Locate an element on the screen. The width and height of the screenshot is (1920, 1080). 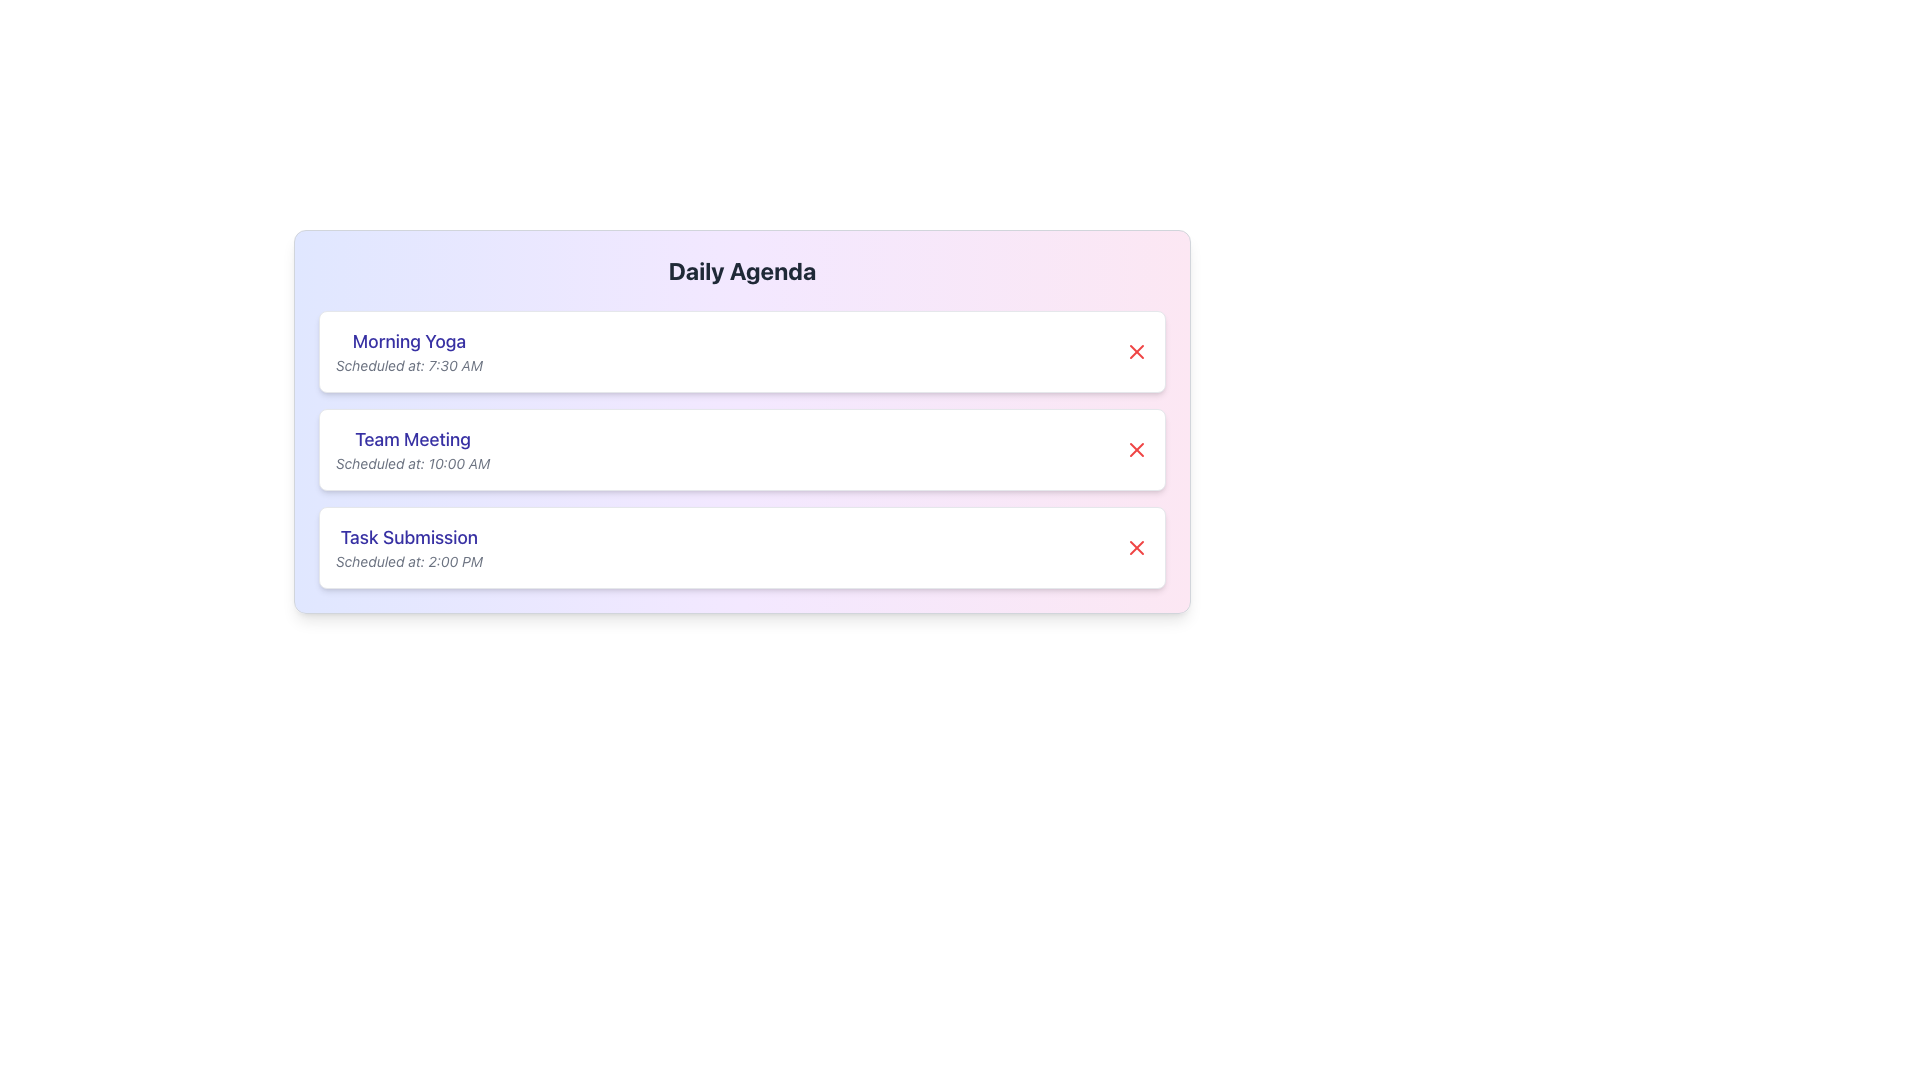
the red 'X' icon located at the rightmost end of the first agenda item, next to 'Morning Yoga - Scheduled at: 7:30 AM' is located at coordinates (1137, 350).